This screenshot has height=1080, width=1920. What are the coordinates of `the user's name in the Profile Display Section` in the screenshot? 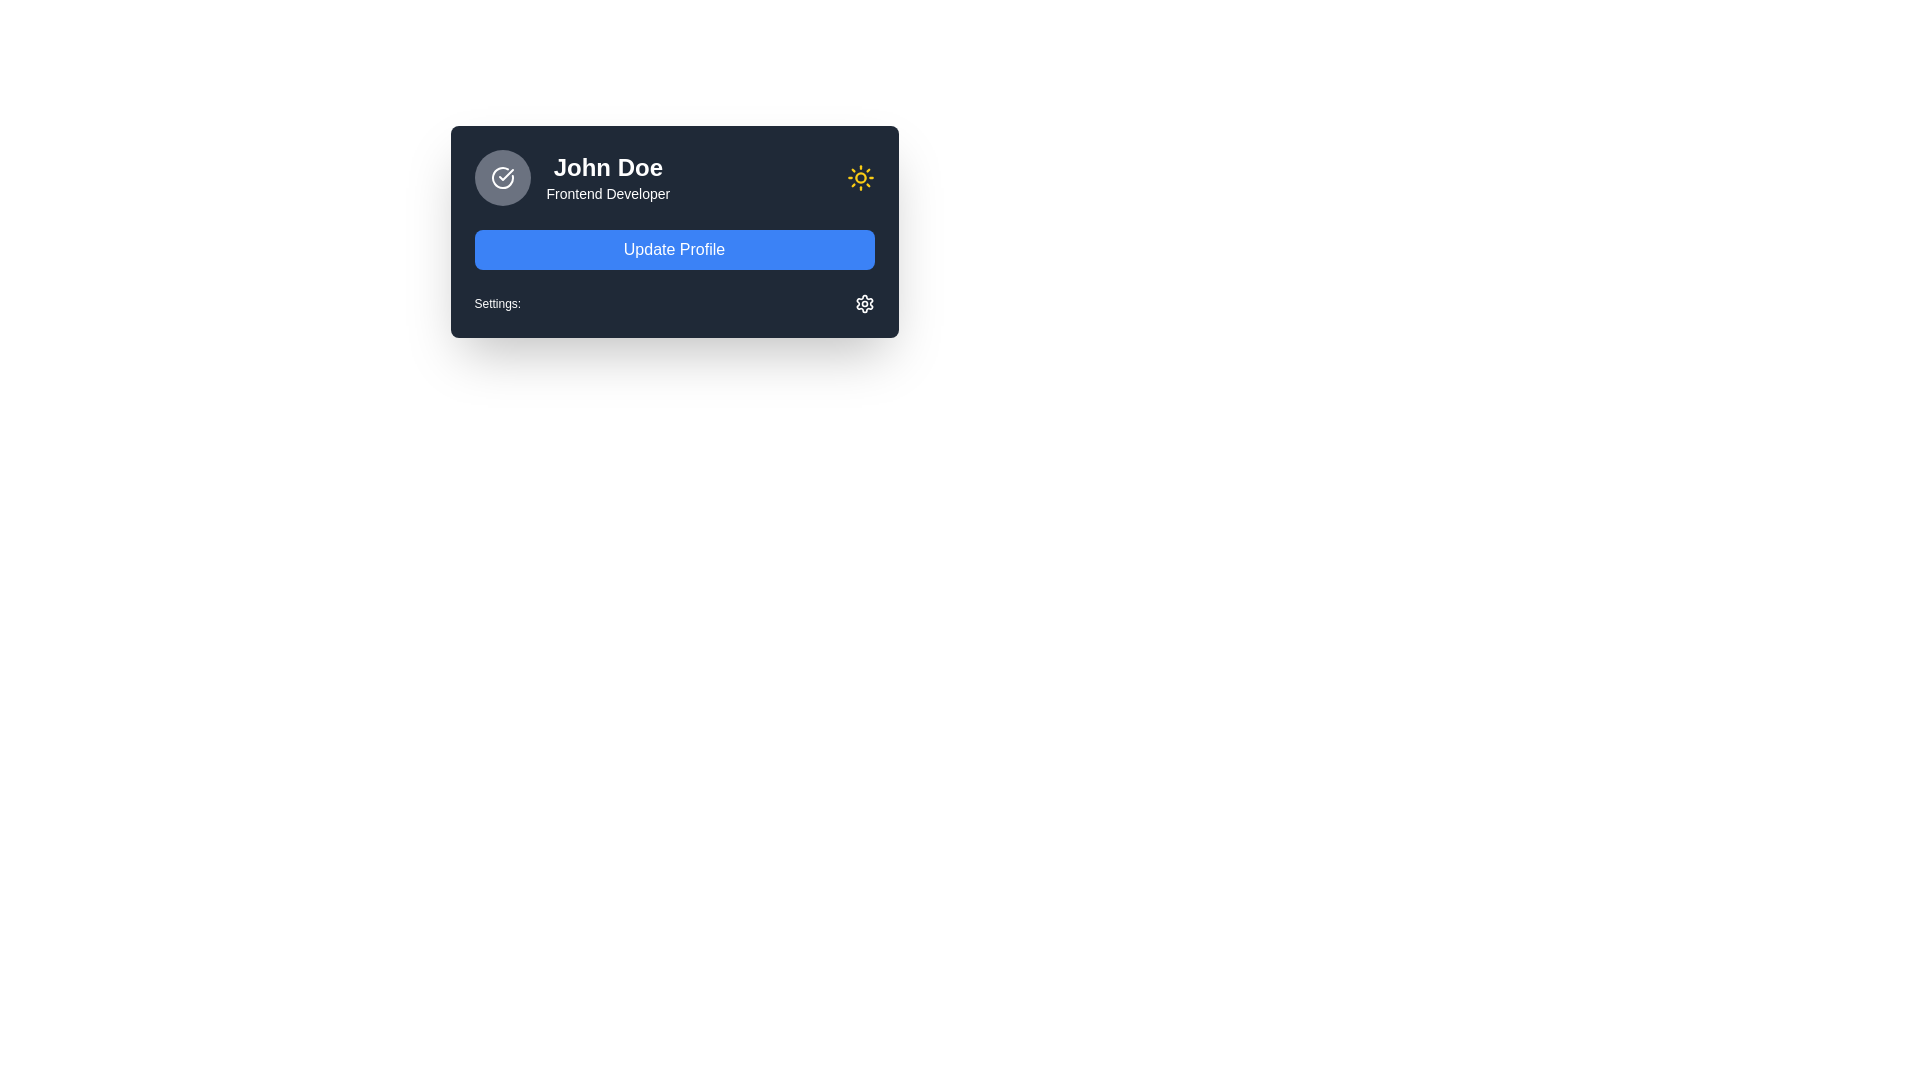 It's located at (571, 176).